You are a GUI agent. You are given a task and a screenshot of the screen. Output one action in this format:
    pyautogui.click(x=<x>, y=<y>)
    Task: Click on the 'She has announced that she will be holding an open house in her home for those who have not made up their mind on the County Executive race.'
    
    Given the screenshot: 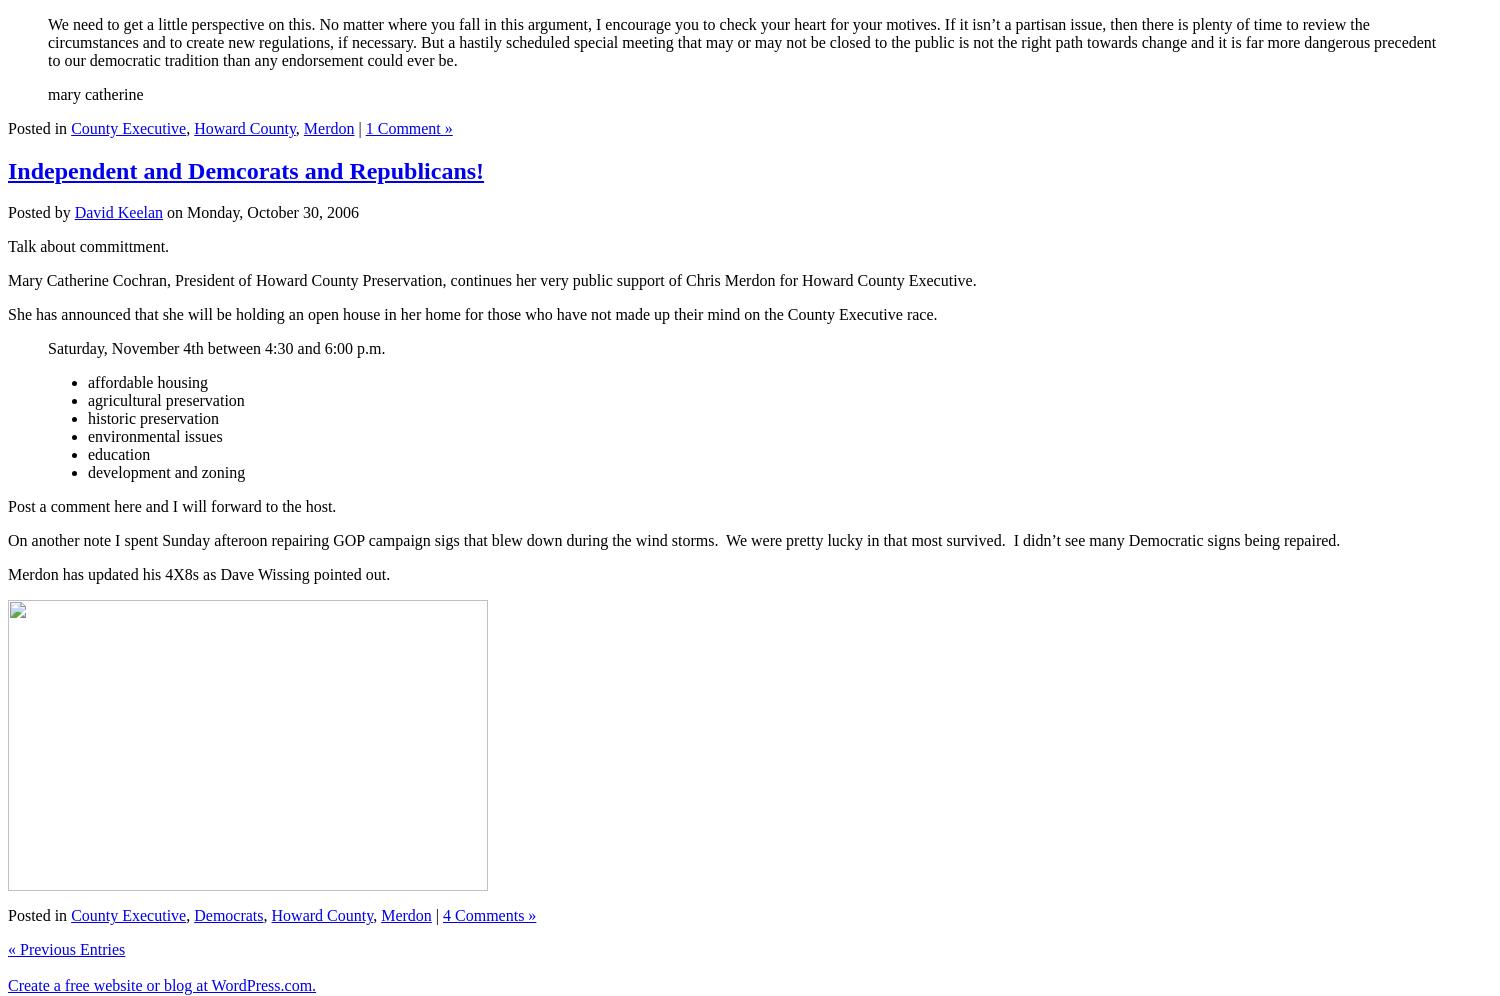 What is the action you would take?
    pyautogui.click(x=471, y=313)
    